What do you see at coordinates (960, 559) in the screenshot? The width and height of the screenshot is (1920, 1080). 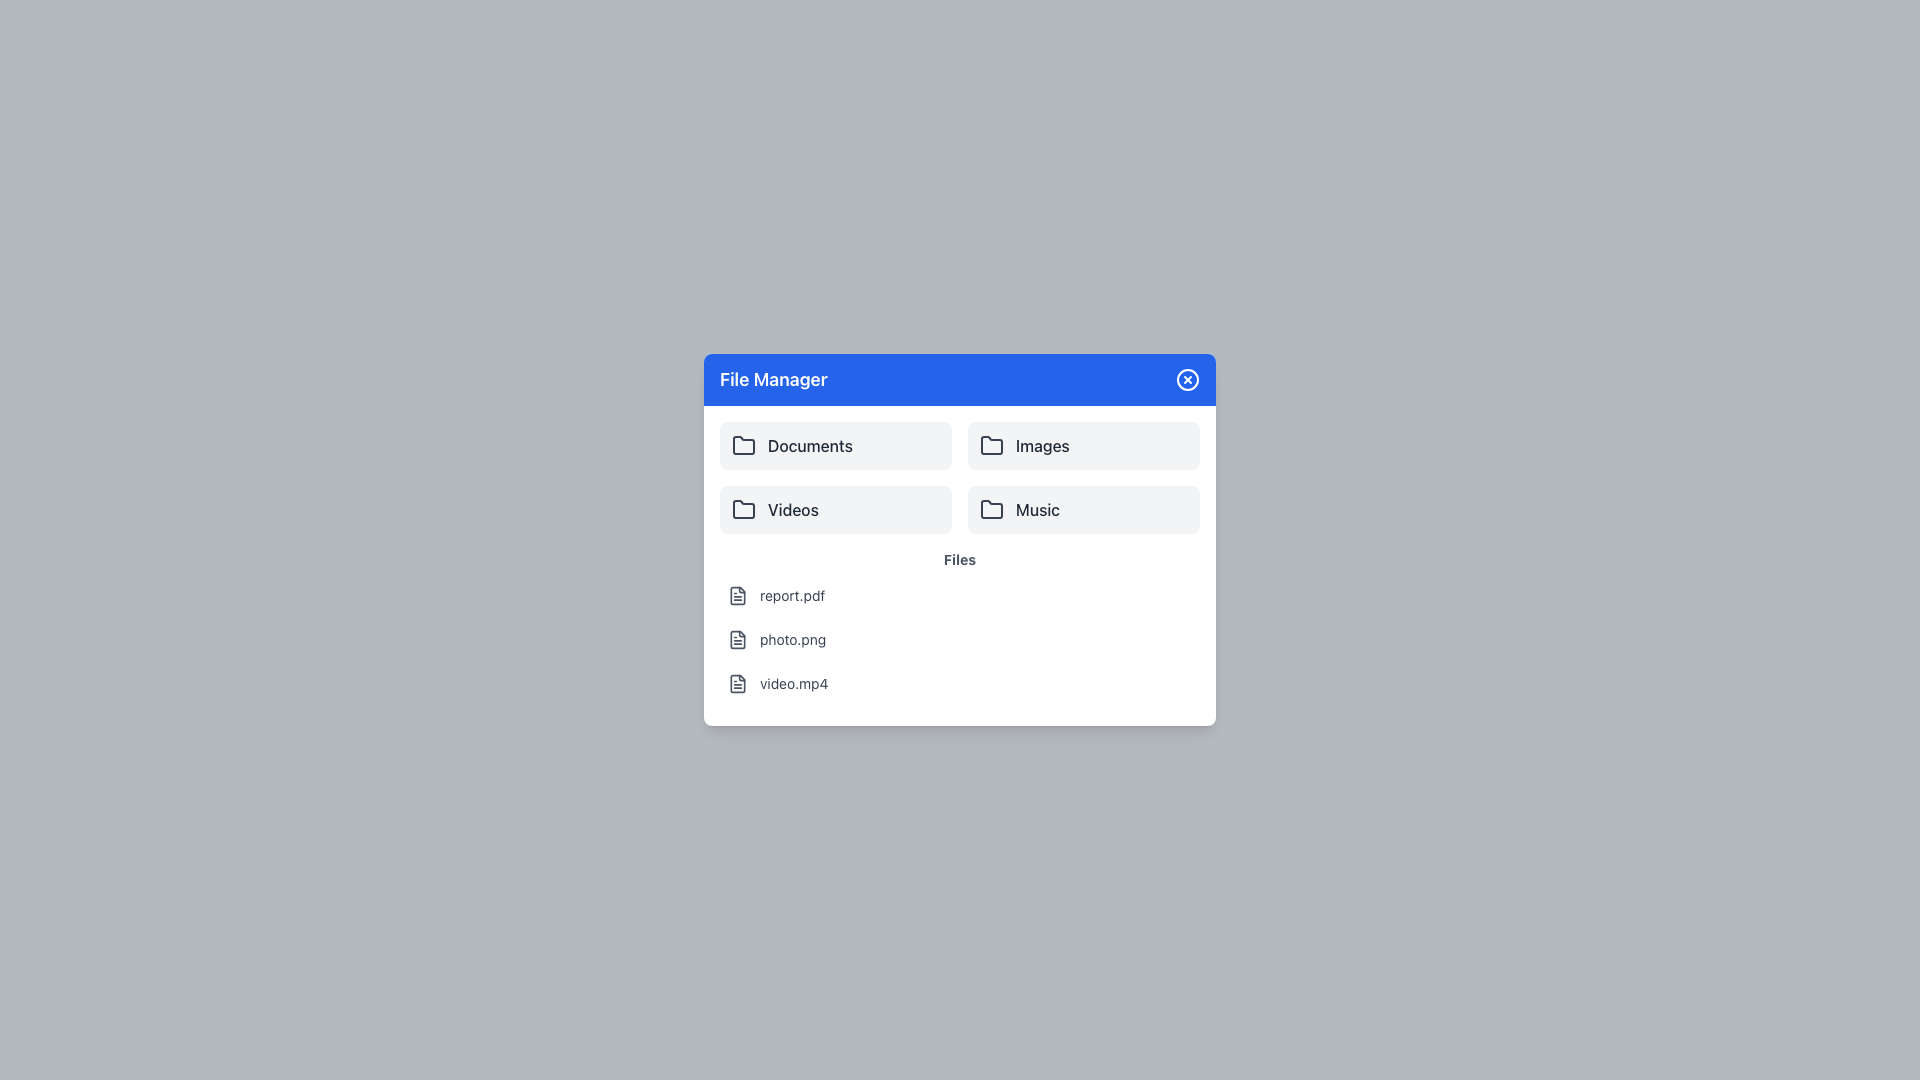 I see `the text label reading 'Files', which is styled with a bold, small font and gray color, located above the file listings section` at bounding box center [960, 559].